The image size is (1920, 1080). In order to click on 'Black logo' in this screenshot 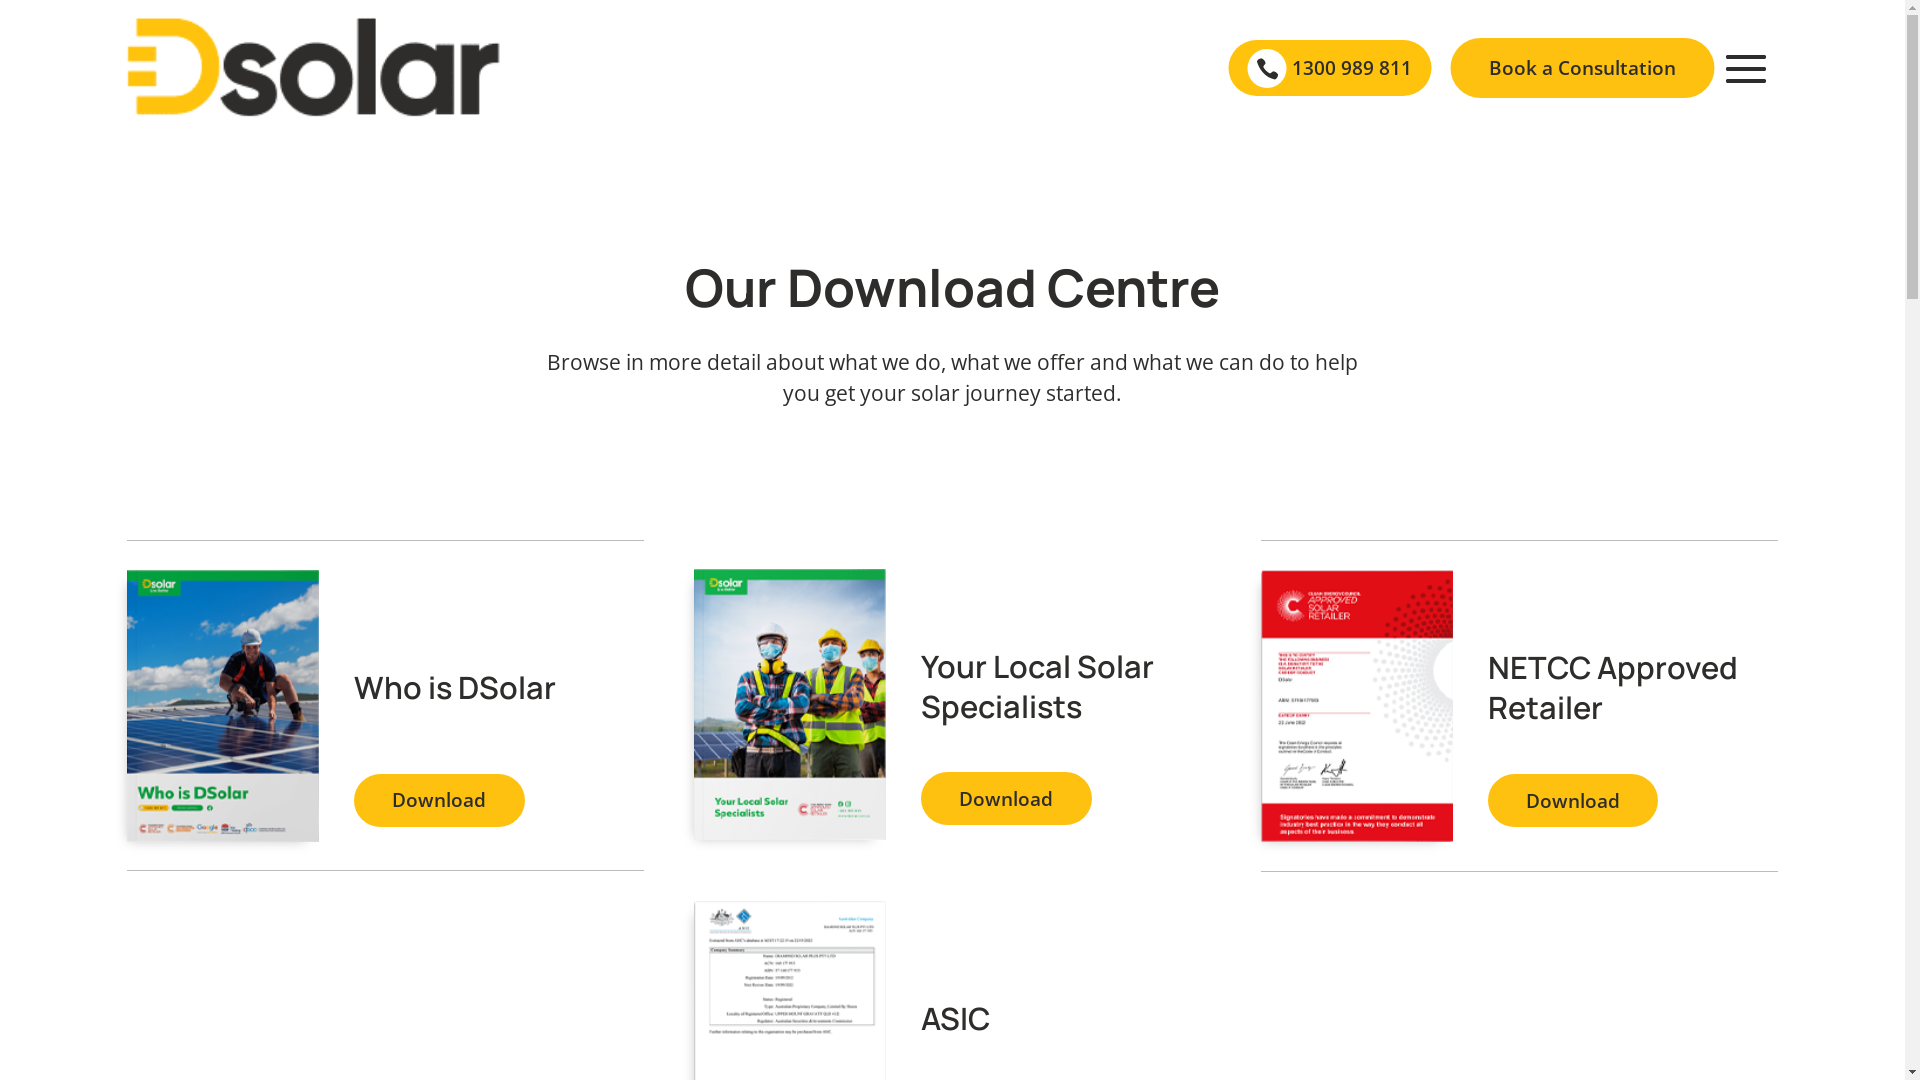, I will do `click(312, 67)`.